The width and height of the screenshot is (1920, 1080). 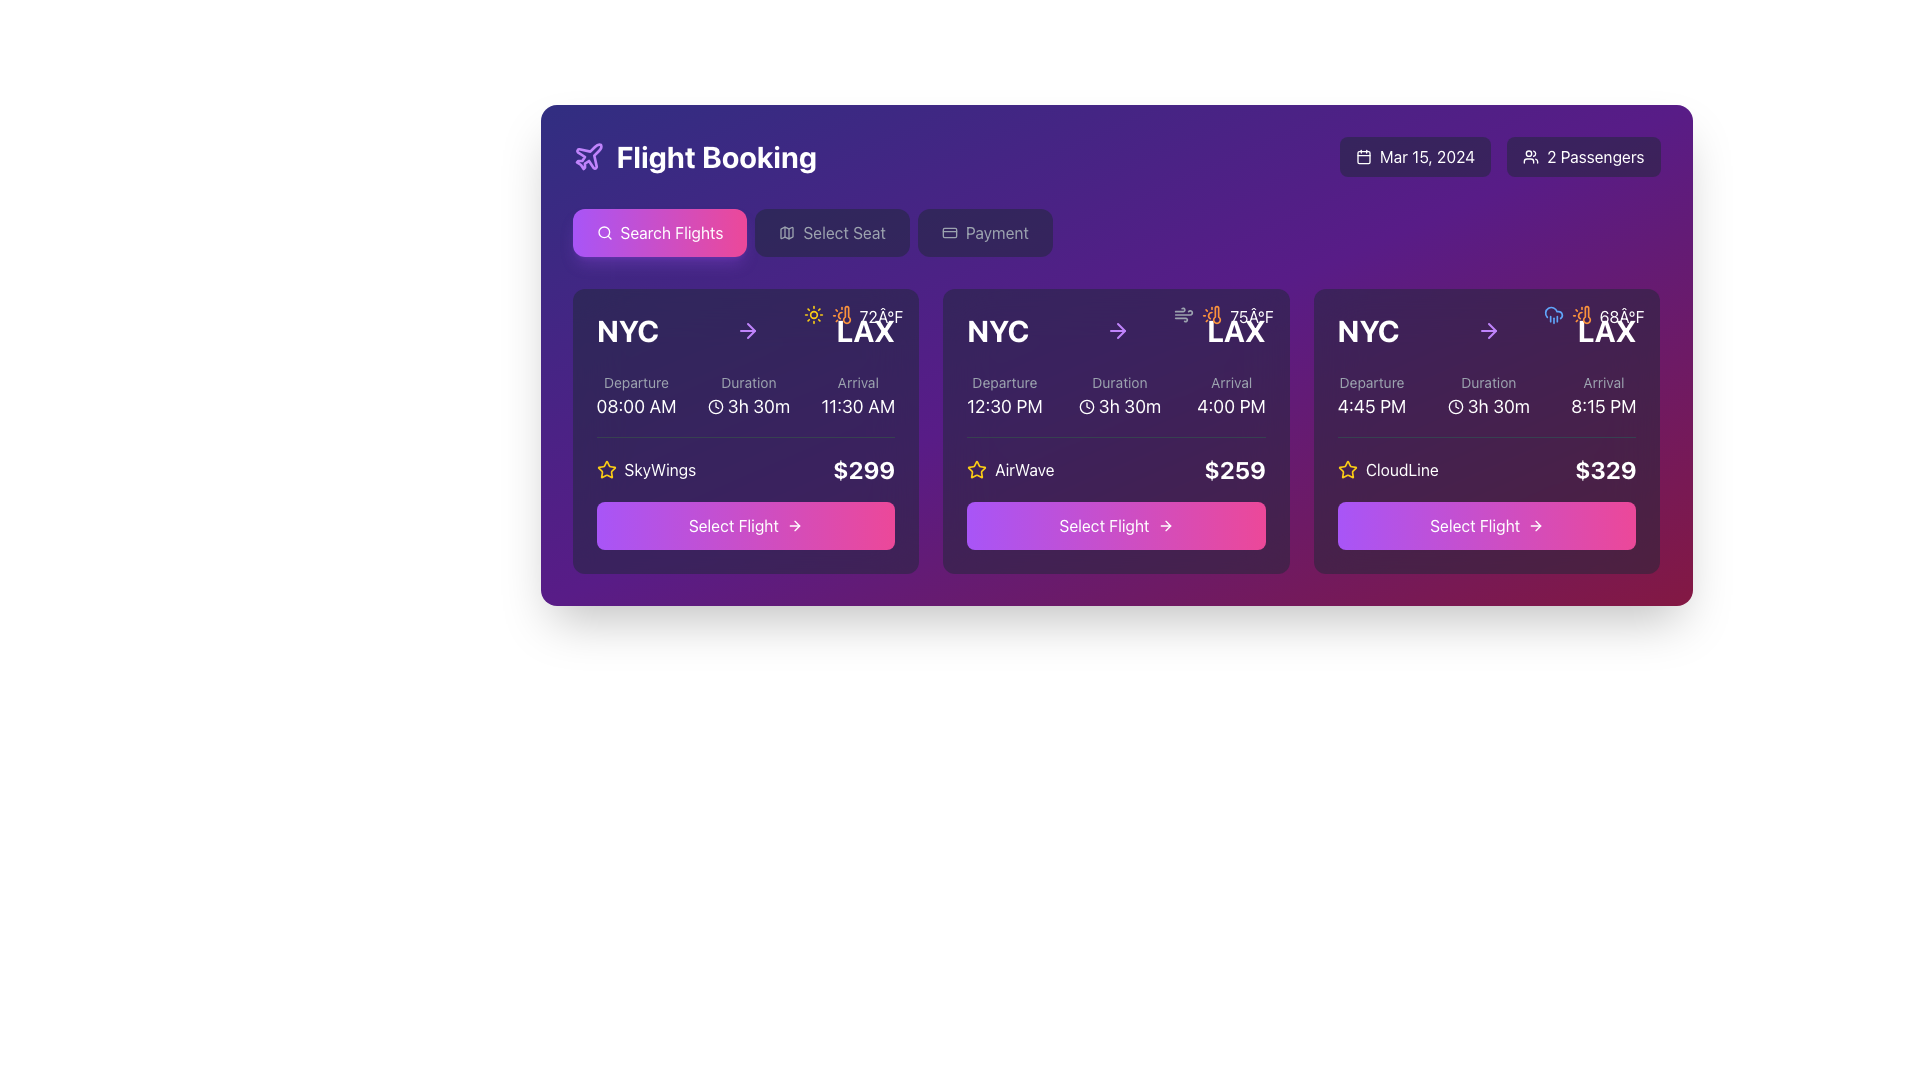 What do you see at coordinates (858, 382) in the screenshot?
I see `the 'Arrival' text label displayed in a small-sized gray font, located above the time indicator '11:30 AM' in the second flight information card` at bounding box center [858, 382].